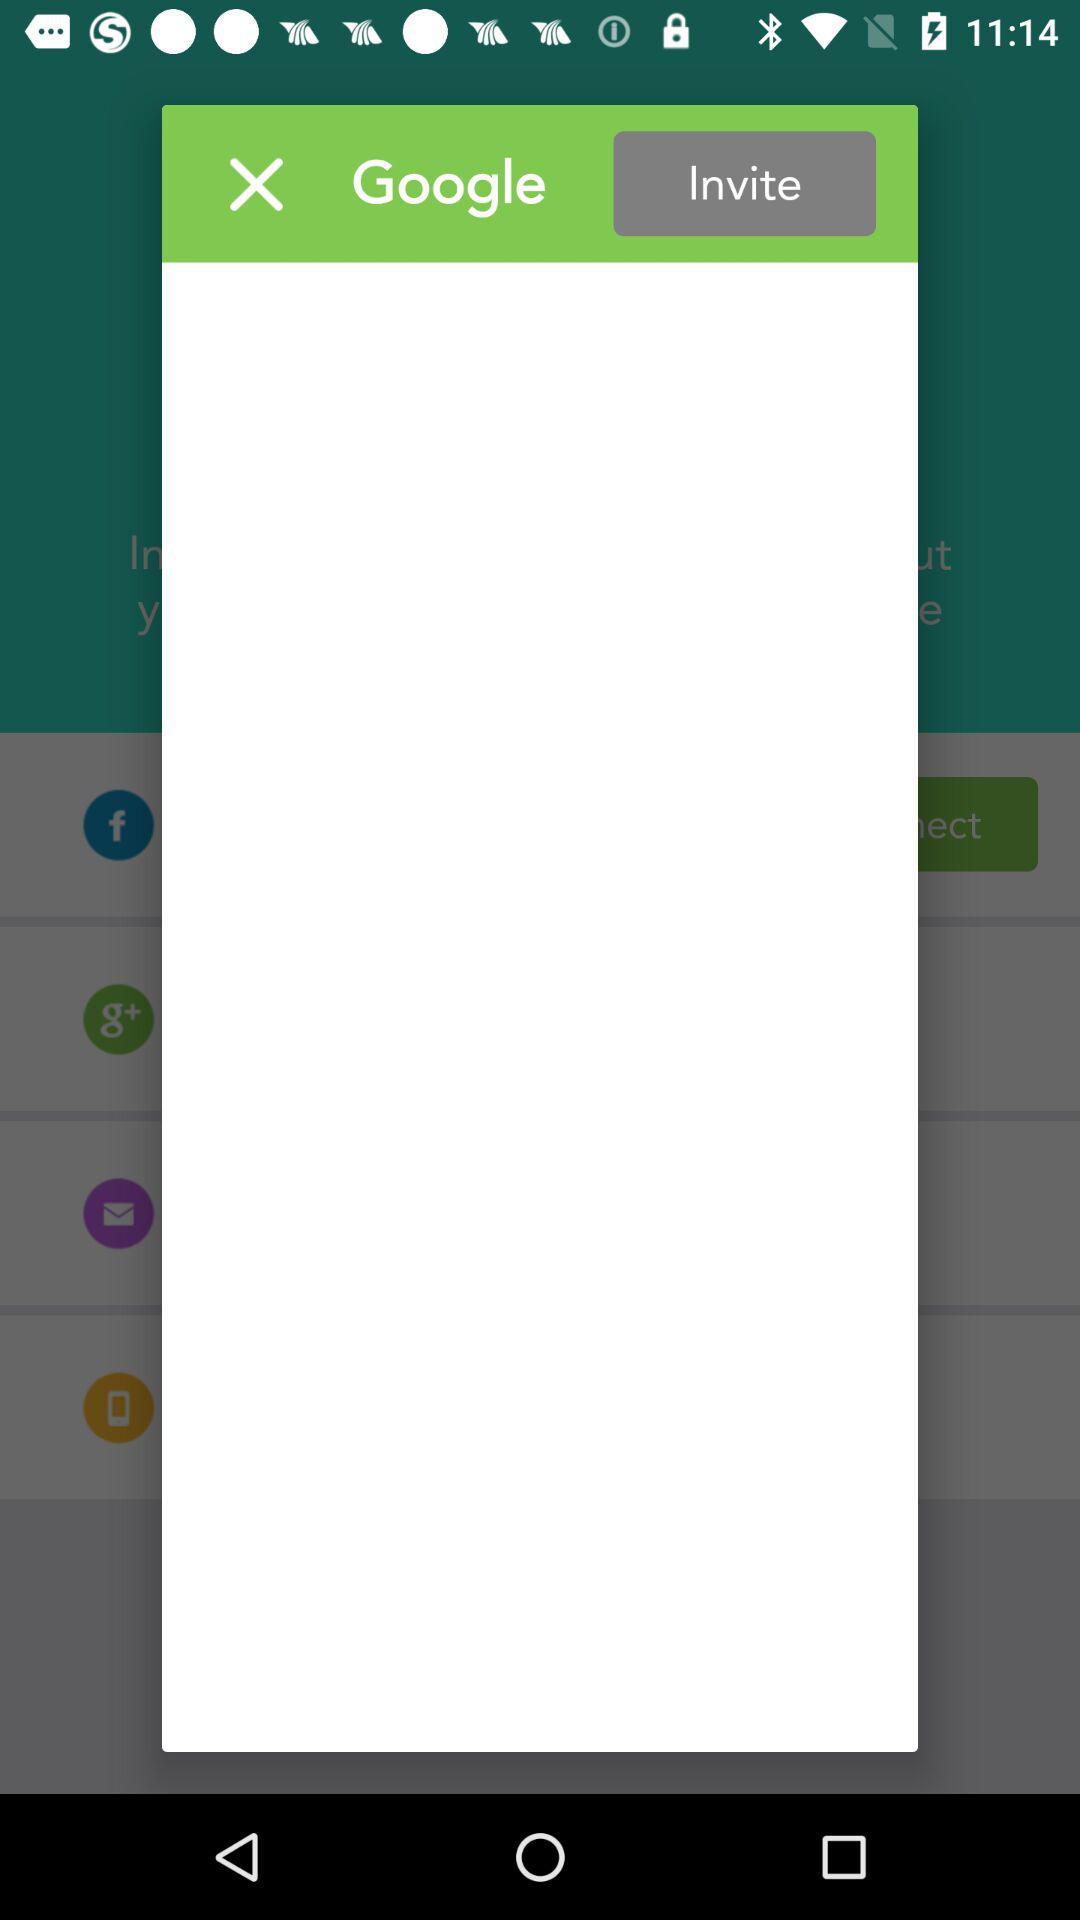  What do you see at coordinates (255, 183) in the screenshot?
I see `exit modal` at bounding box center [255, 183].